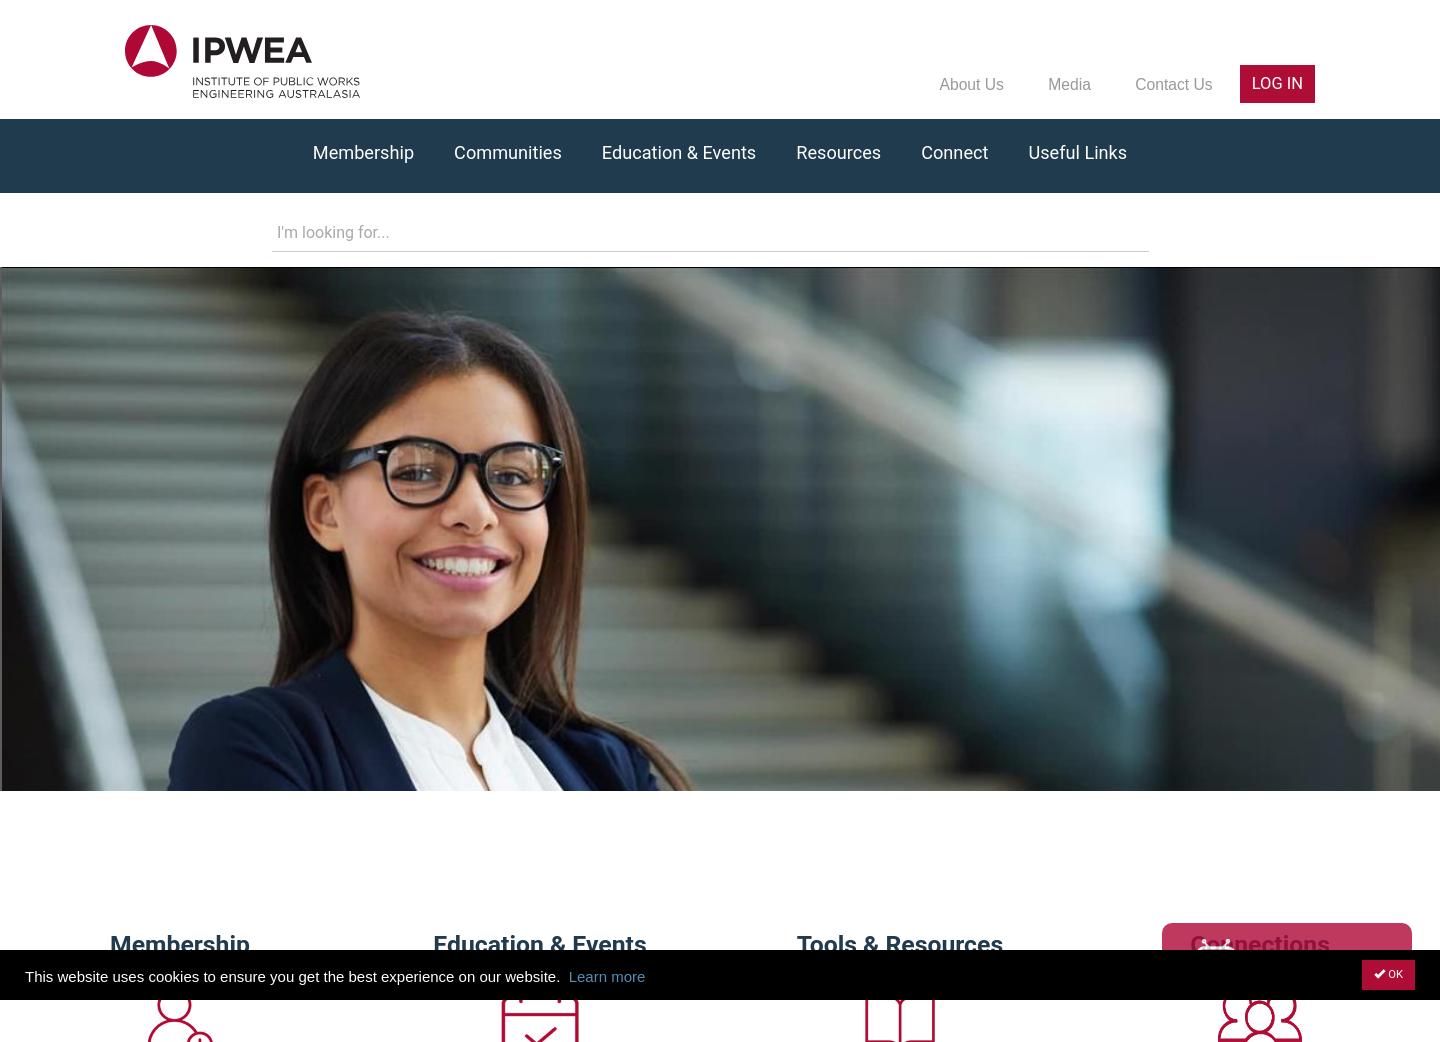 Image resolution: width=1440 pixels, height=1042 pixels. Describe the element at coordinates (1393, 973) in the screenshot. I see `'OK'` at that location.